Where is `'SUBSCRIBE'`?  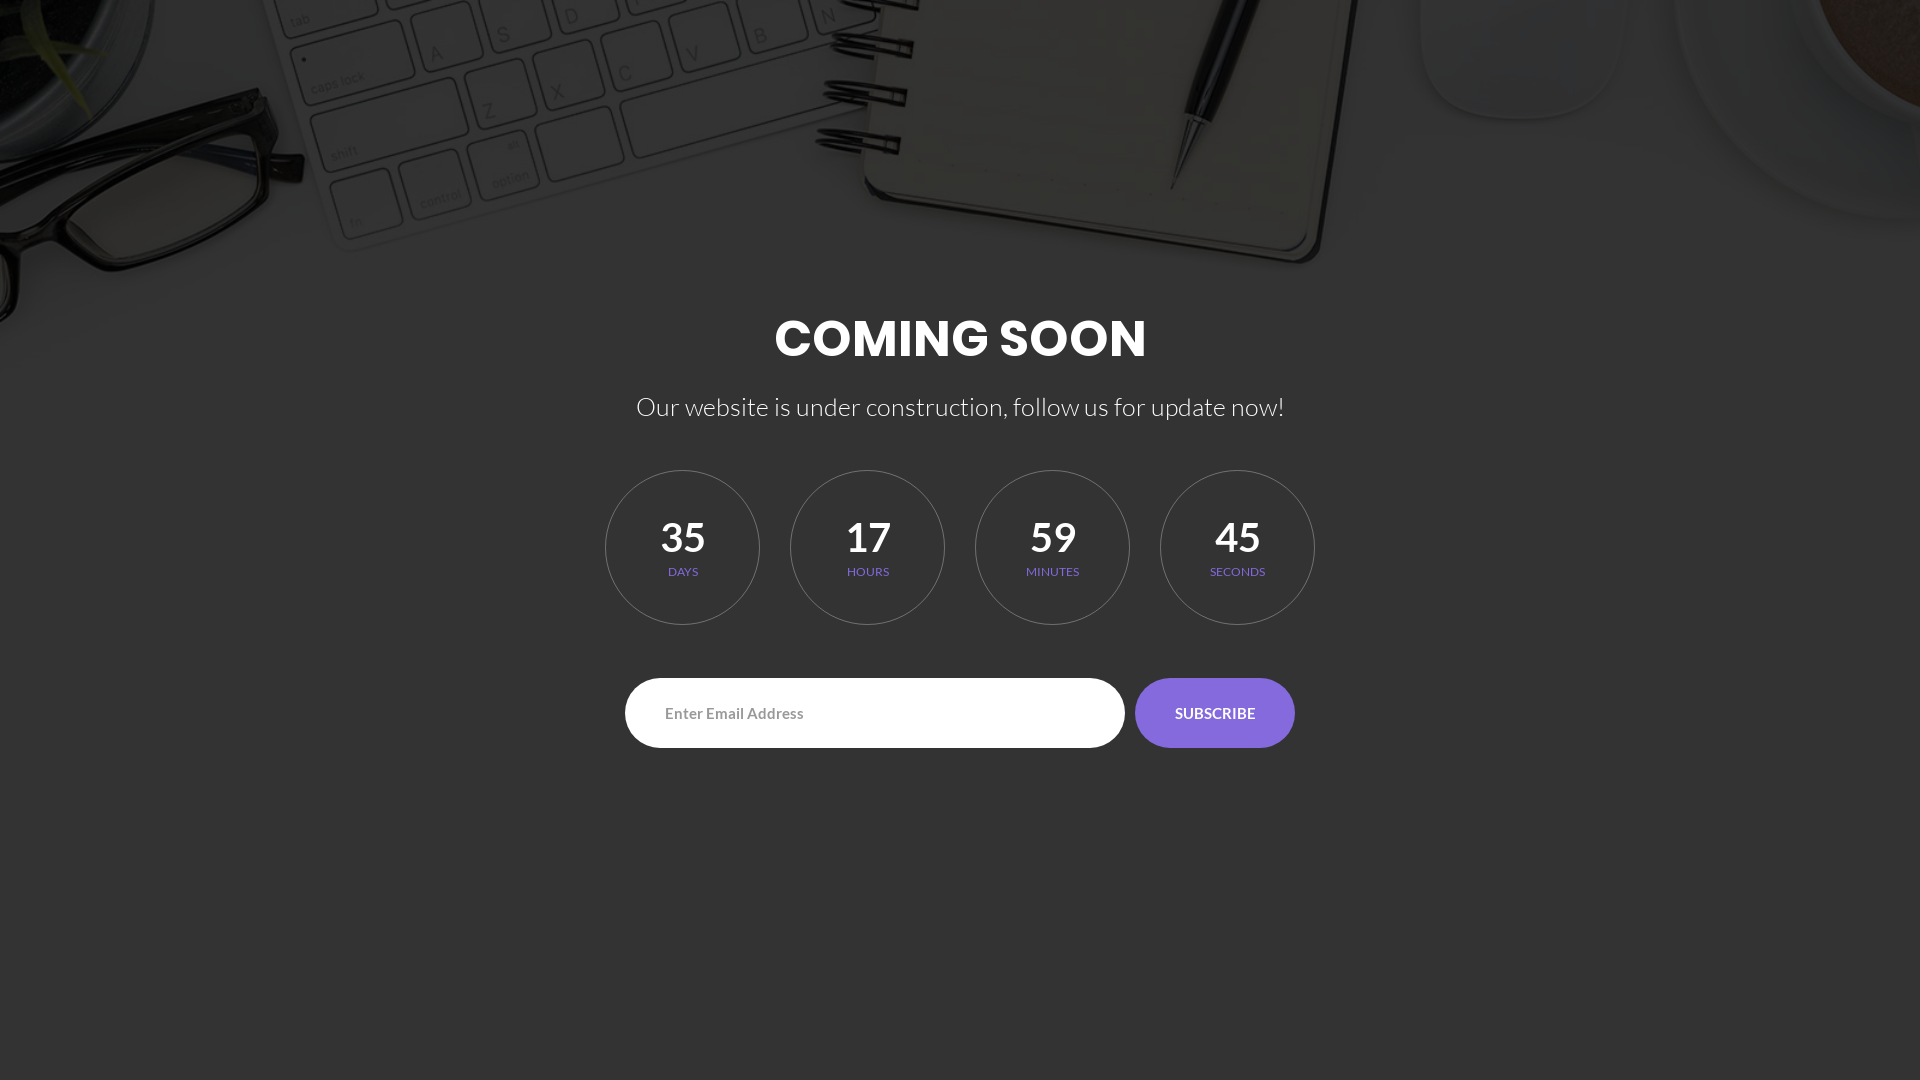 'SUBSCRIBE' is located at coordinates (1134, 712).